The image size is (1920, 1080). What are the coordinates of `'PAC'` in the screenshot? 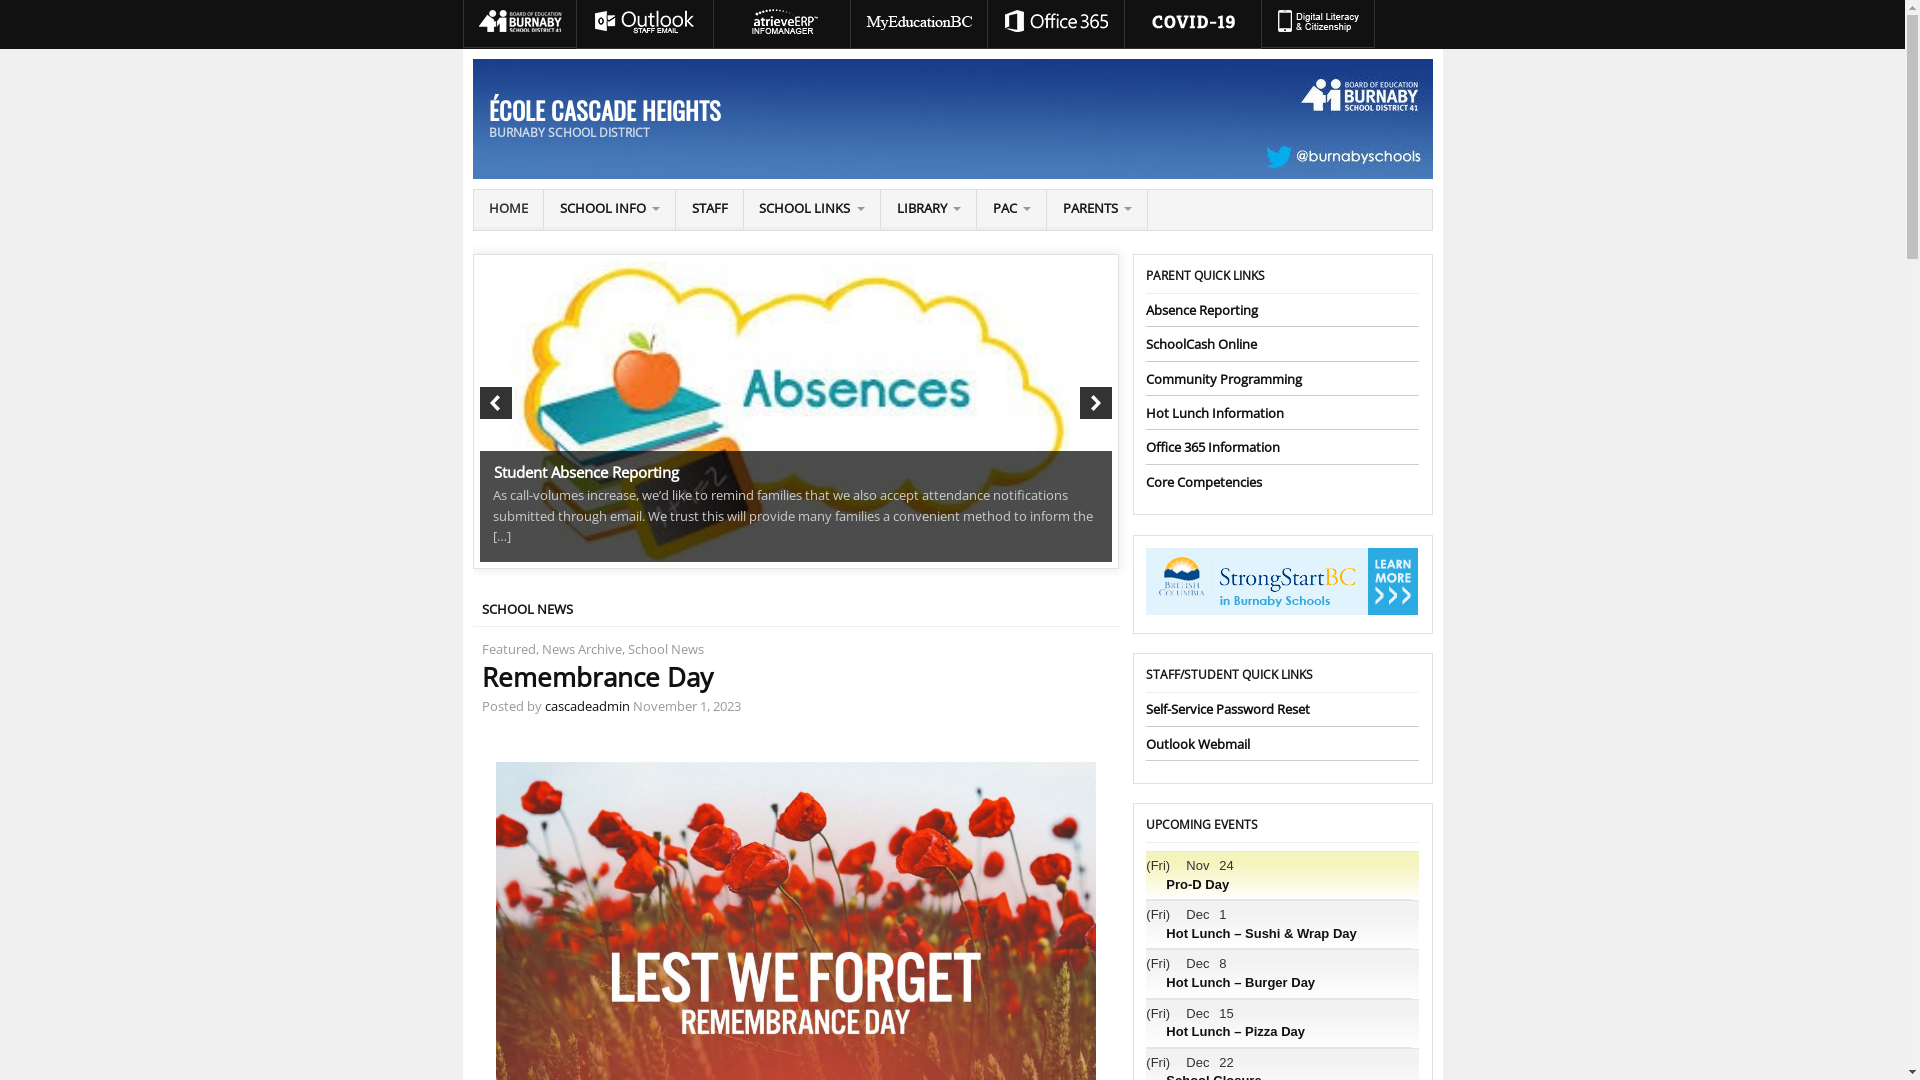 It's located at (1011, 209).